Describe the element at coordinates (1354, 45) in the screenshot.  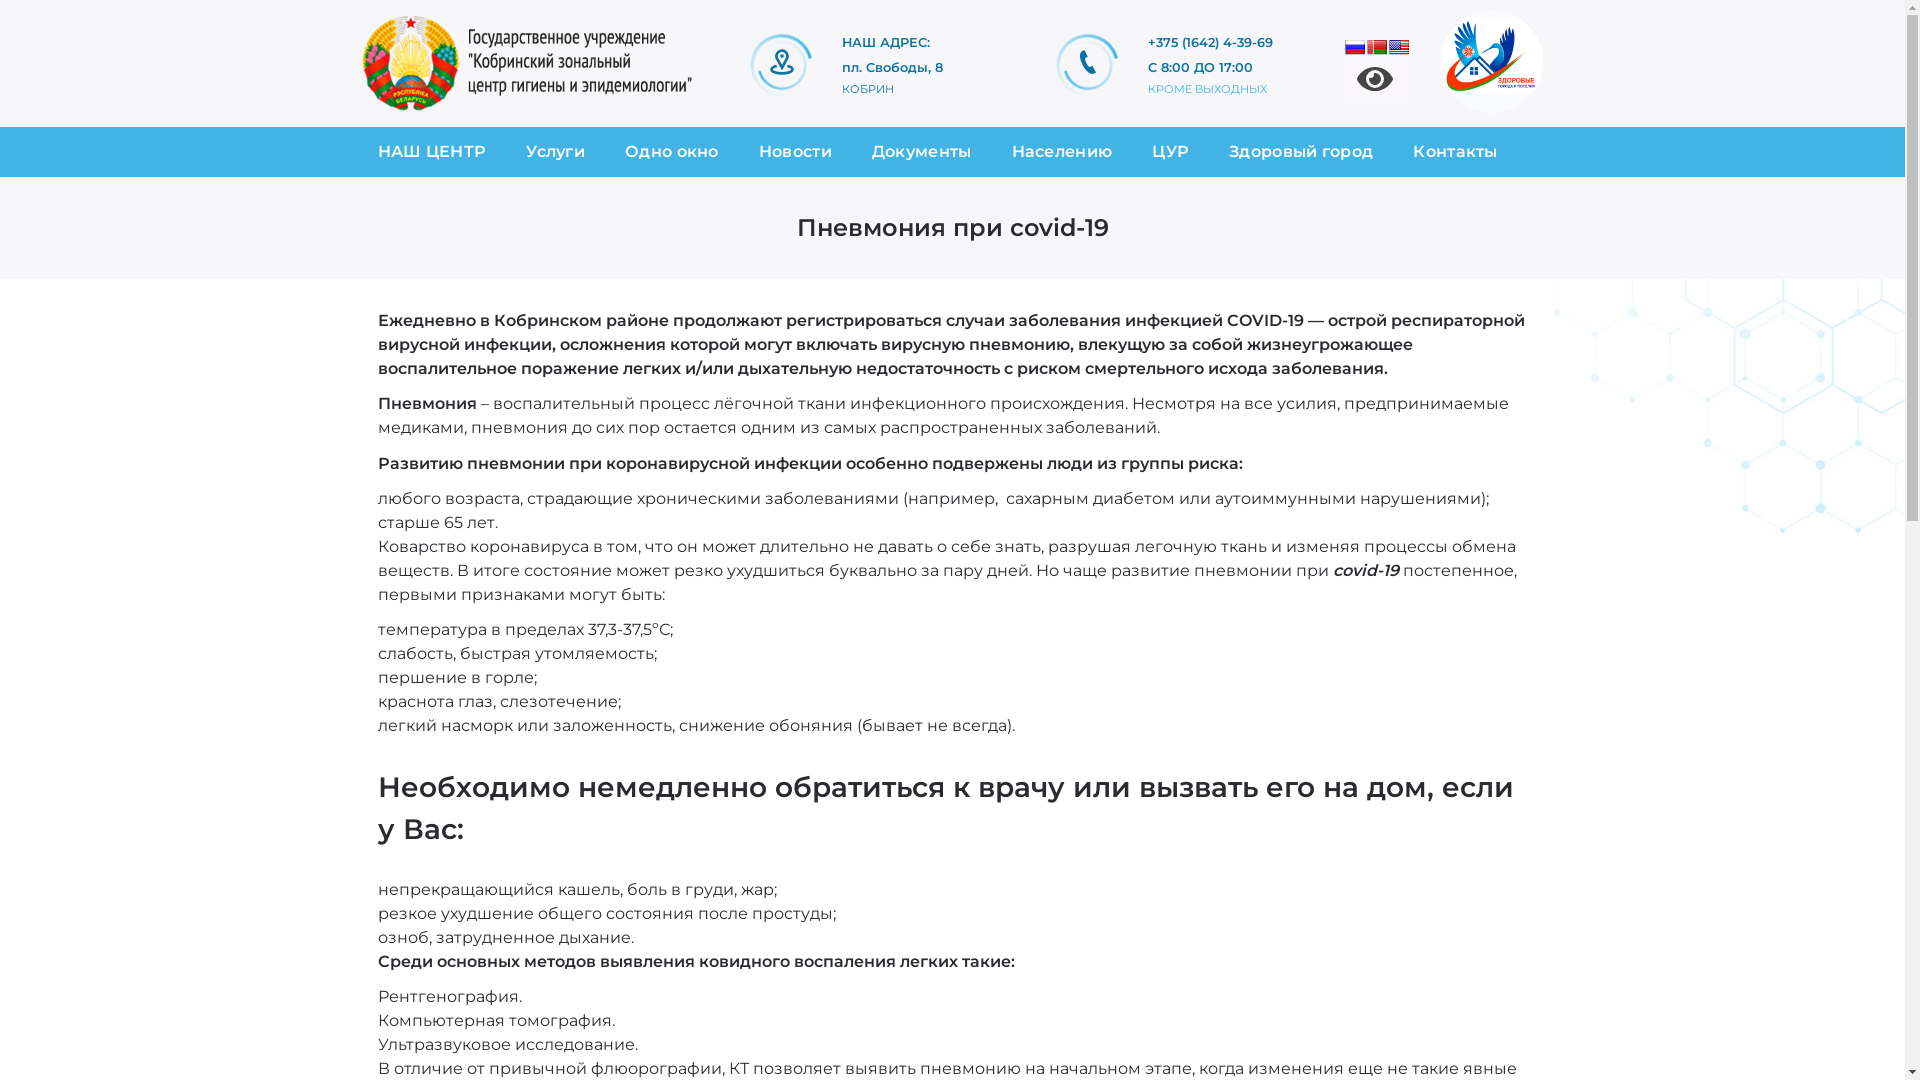
I see `'Russian'` at that location.